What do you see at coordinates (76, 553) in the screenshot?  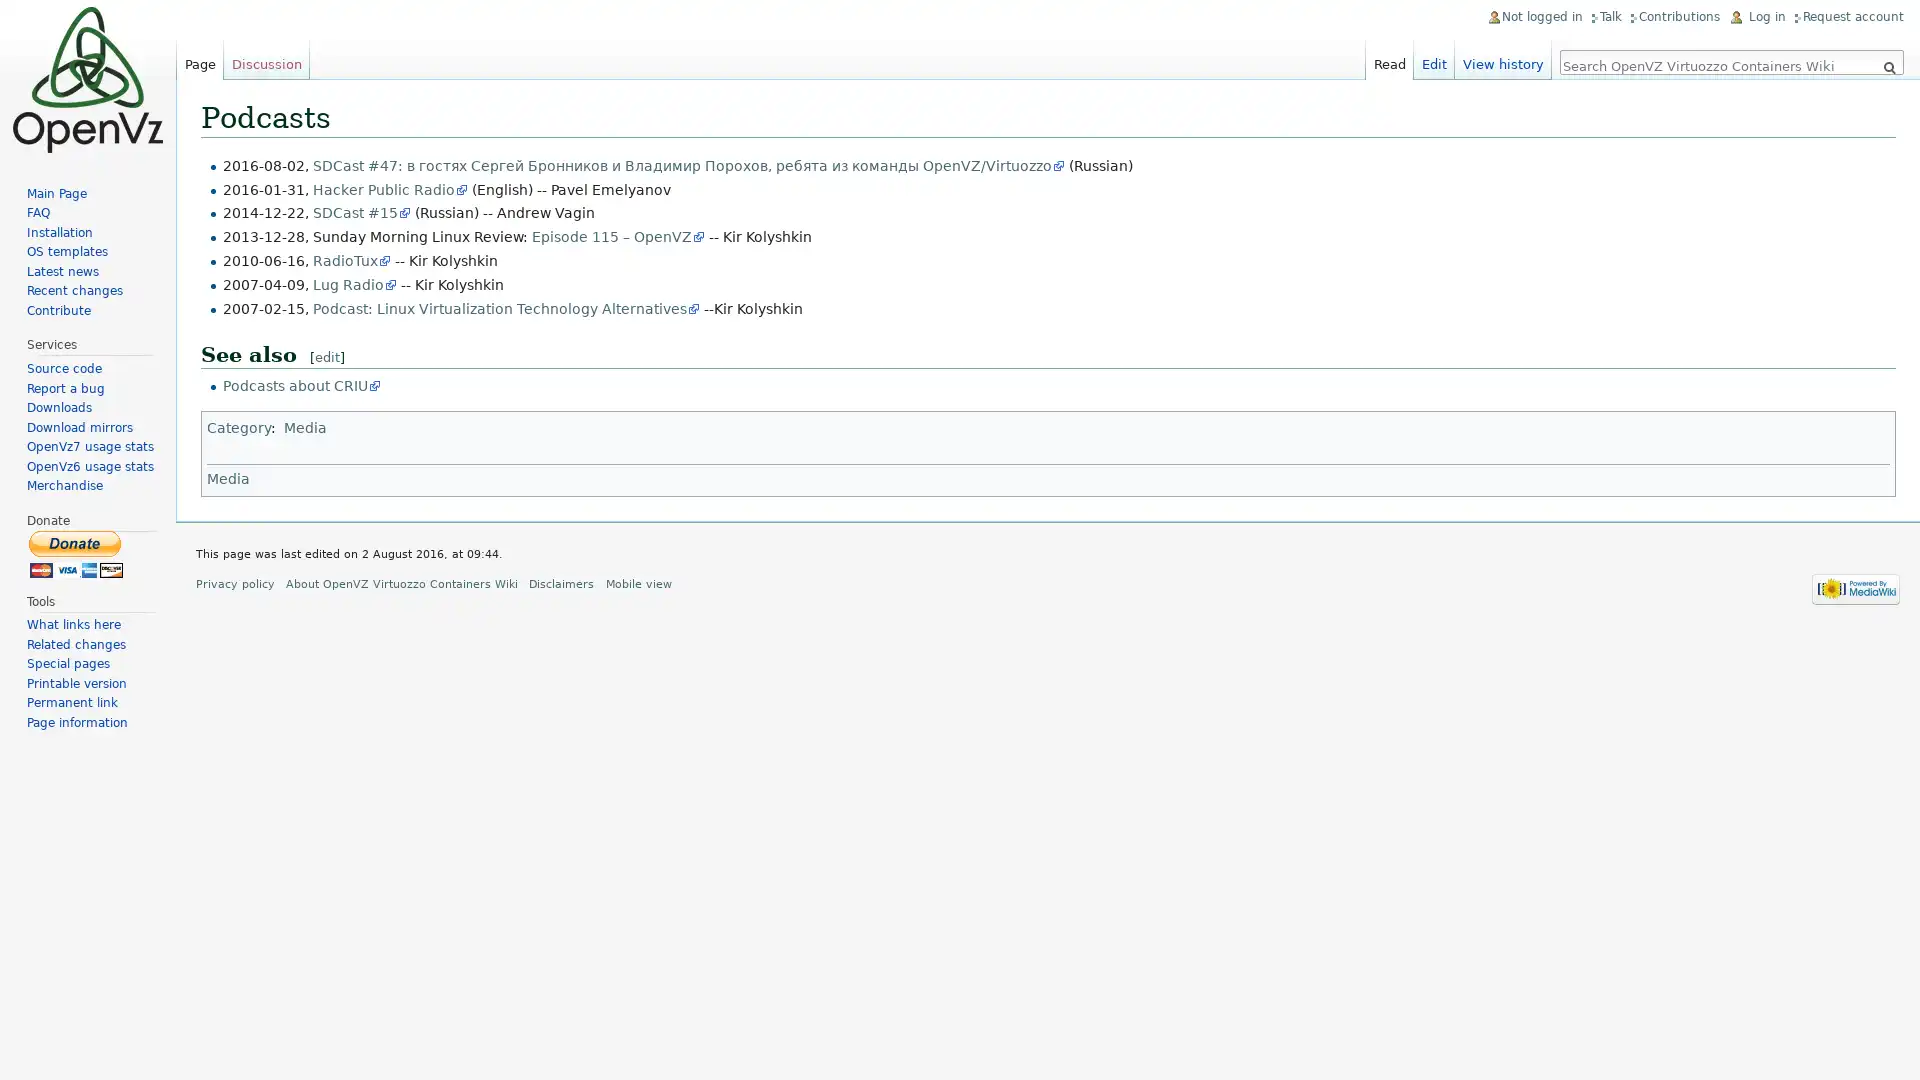 I see `PayPal - The safer, easier way to pay online!` at bounding box center [76, 553].